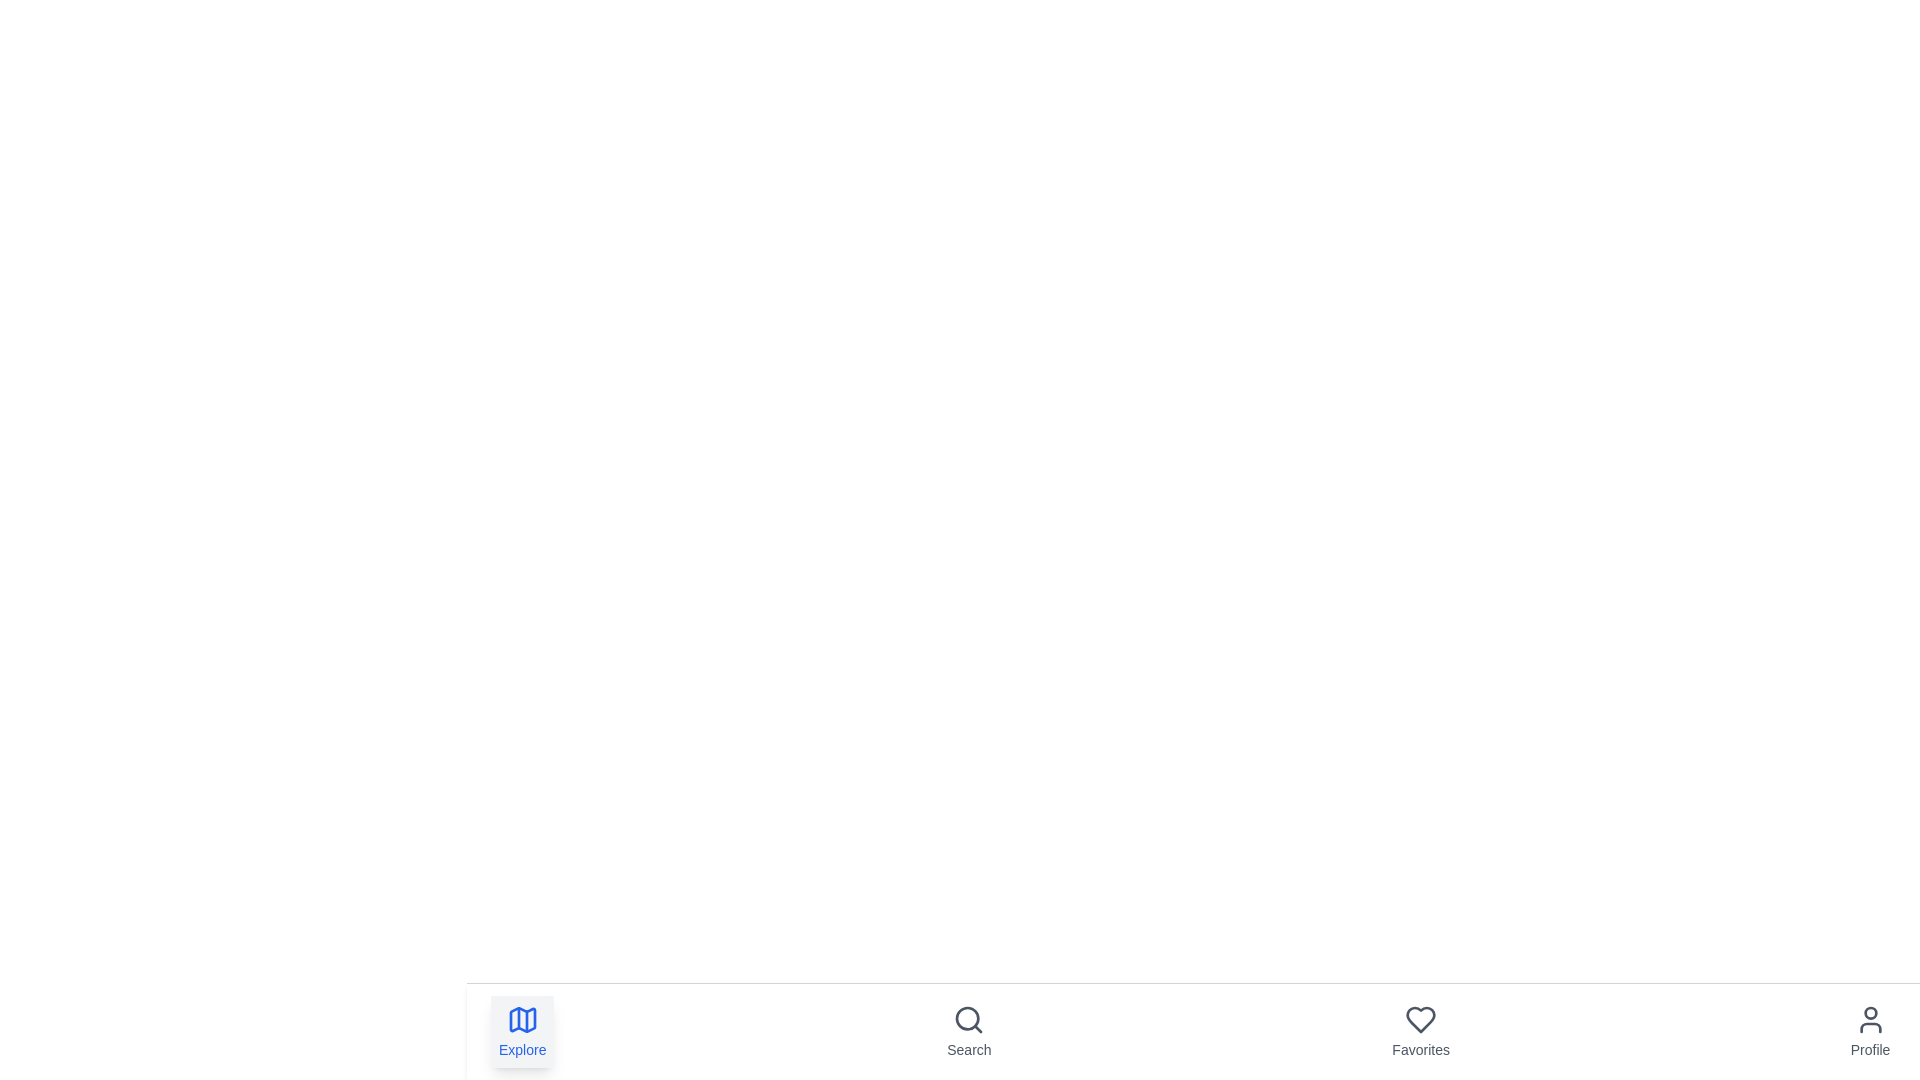 Image resolution: width=1920 pixels, height=1080 pixels. Describe the element at coordinates (1419, 1032) in the screenshot. I see `the navigation item labeled Favorites` at that location.